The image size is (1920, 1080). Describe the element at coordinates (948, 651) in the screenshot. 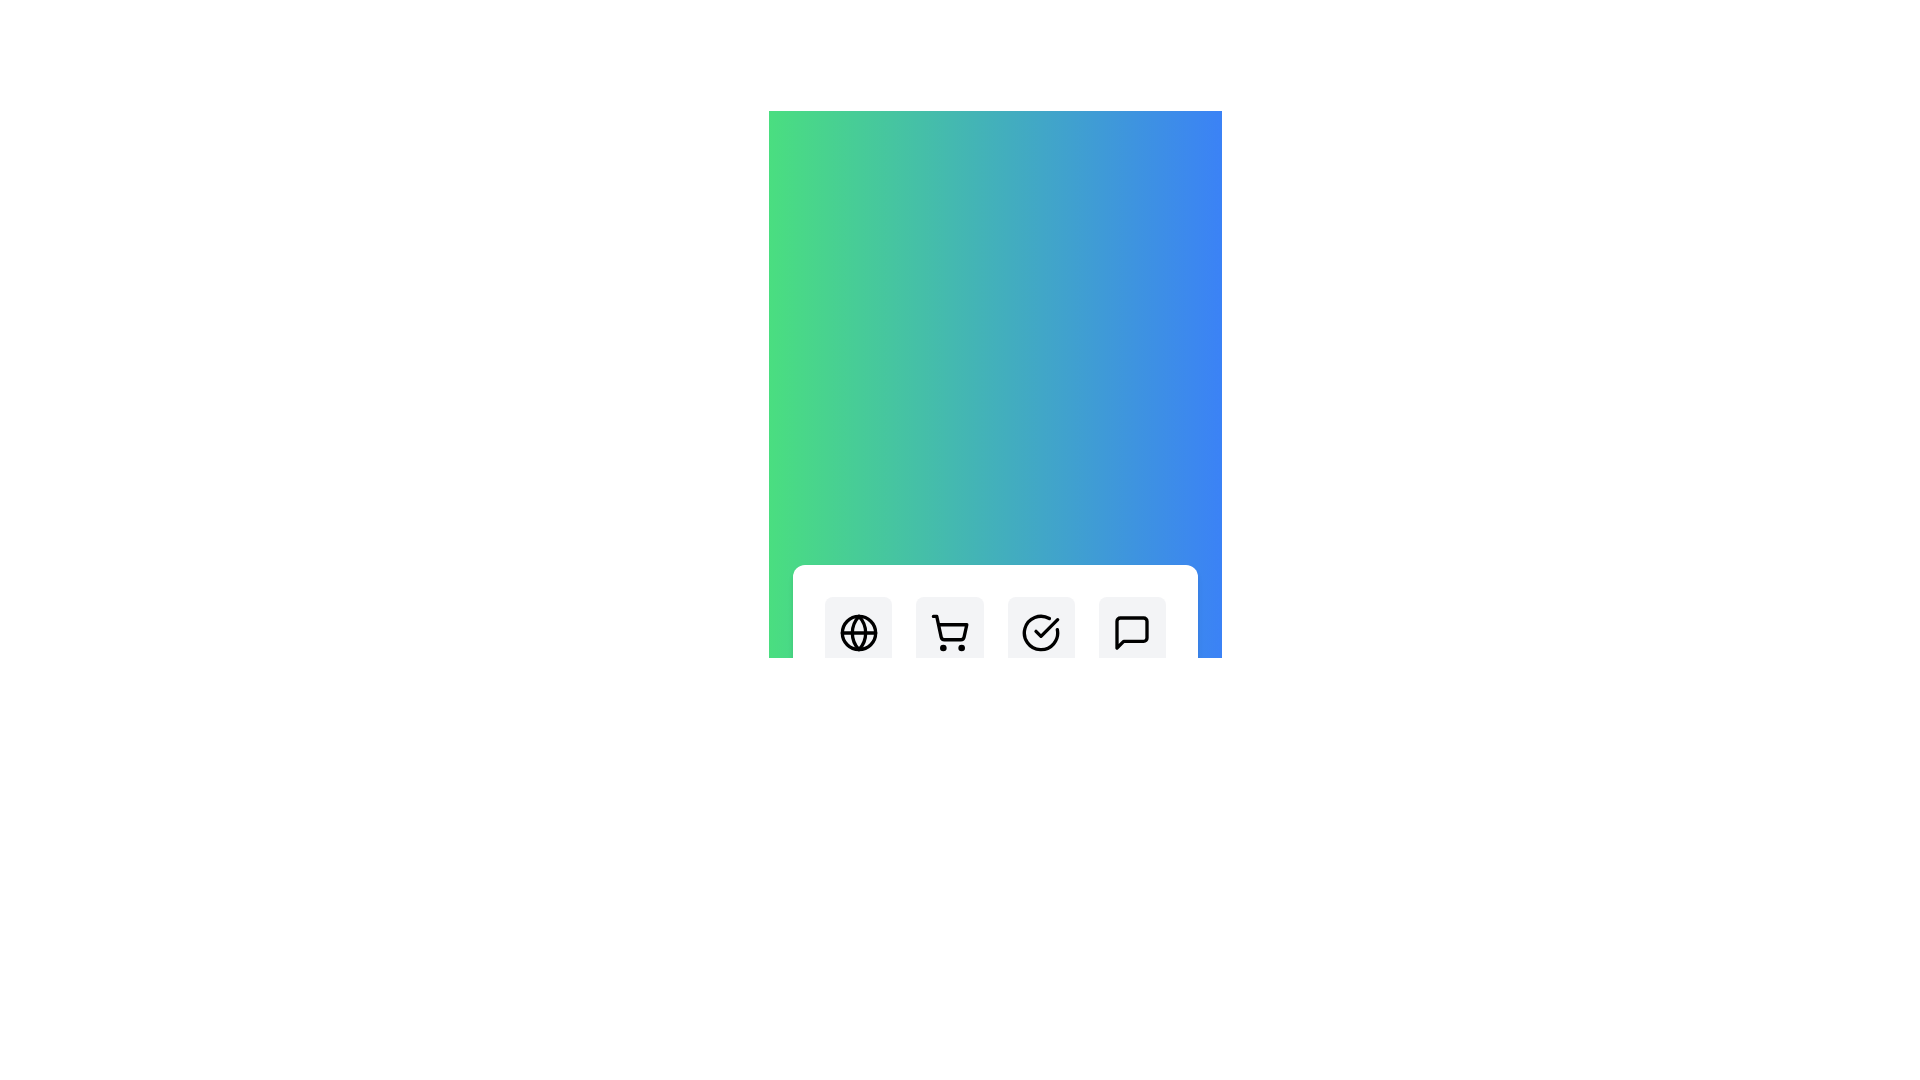

I see `the second card in the grid layout that serves as a button leading to a shopping-related section, positioned between the 'Explore' card and the 'Complete' card` at that location.